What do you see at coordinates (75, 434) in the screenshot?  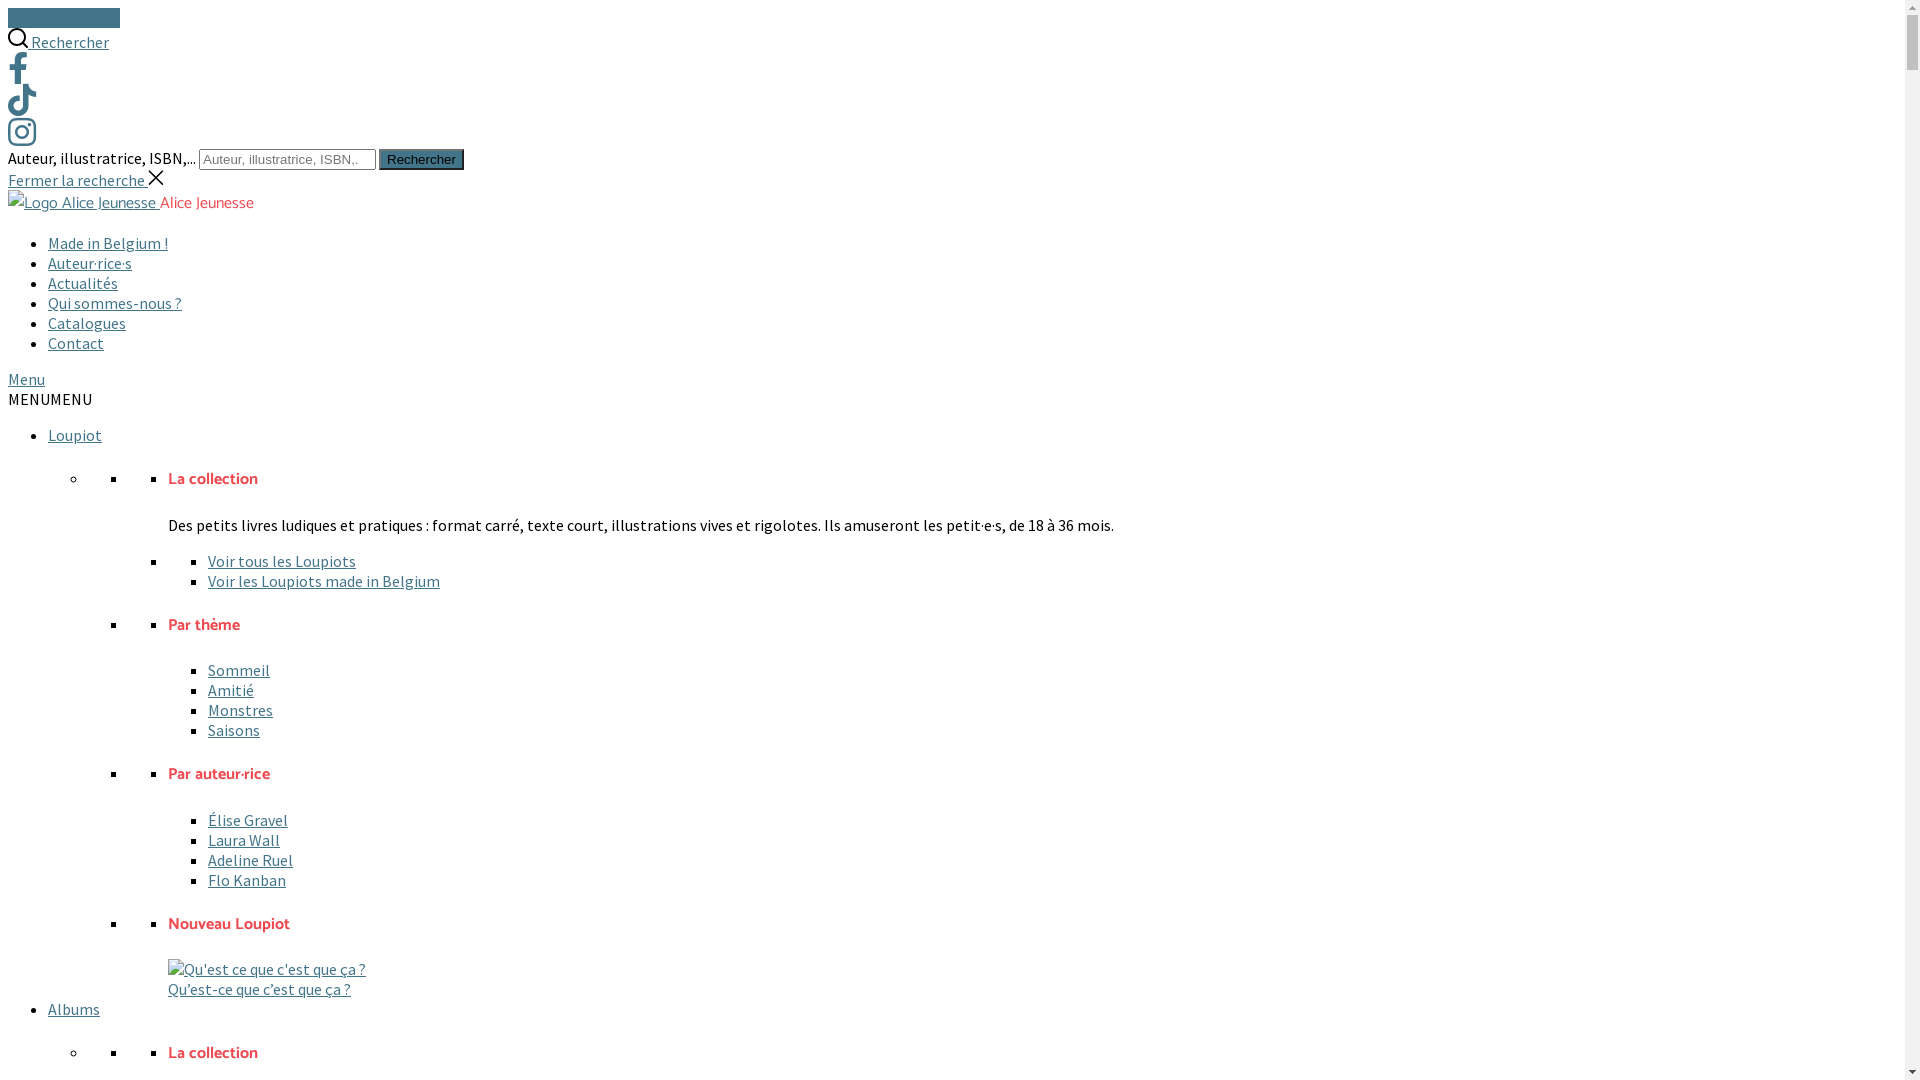 I see `'Loupiot'` at bounding box center [75, 434].